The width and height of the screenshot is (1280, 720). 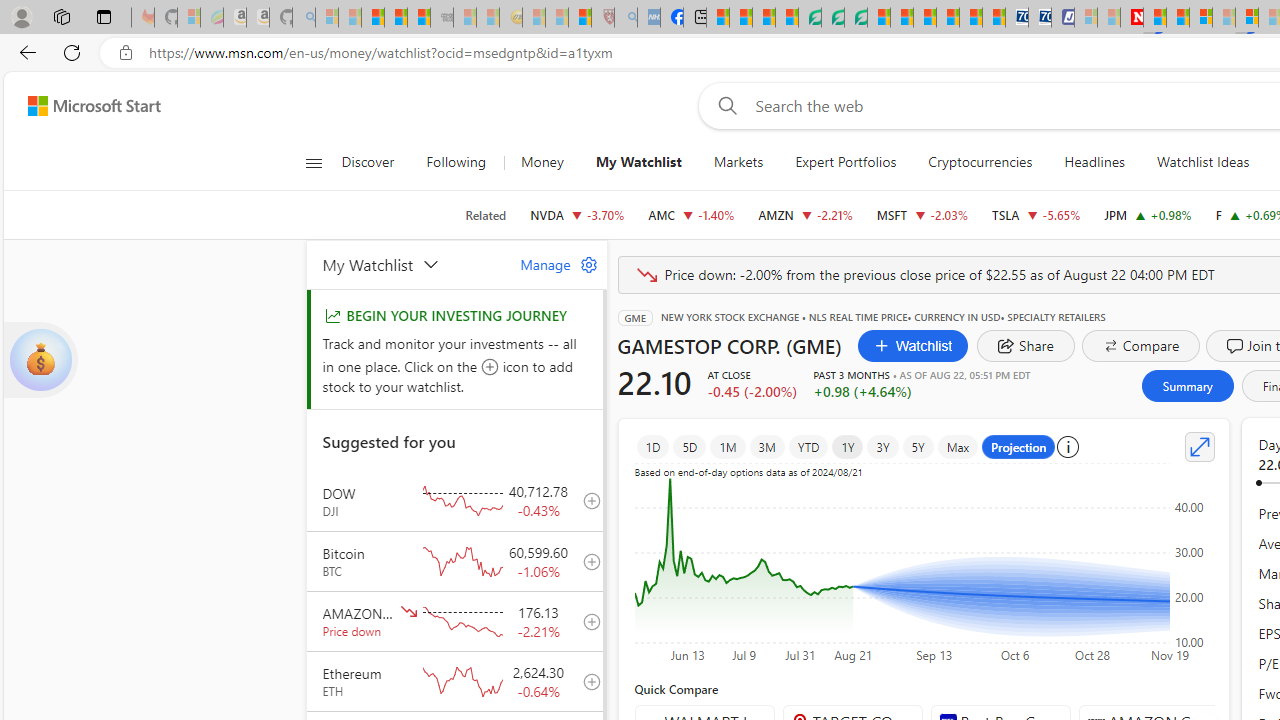 What do you see at coordinates (1025, 344) in the screenshot?
I see `'share dialog'` at bounding box center [1025, 344].